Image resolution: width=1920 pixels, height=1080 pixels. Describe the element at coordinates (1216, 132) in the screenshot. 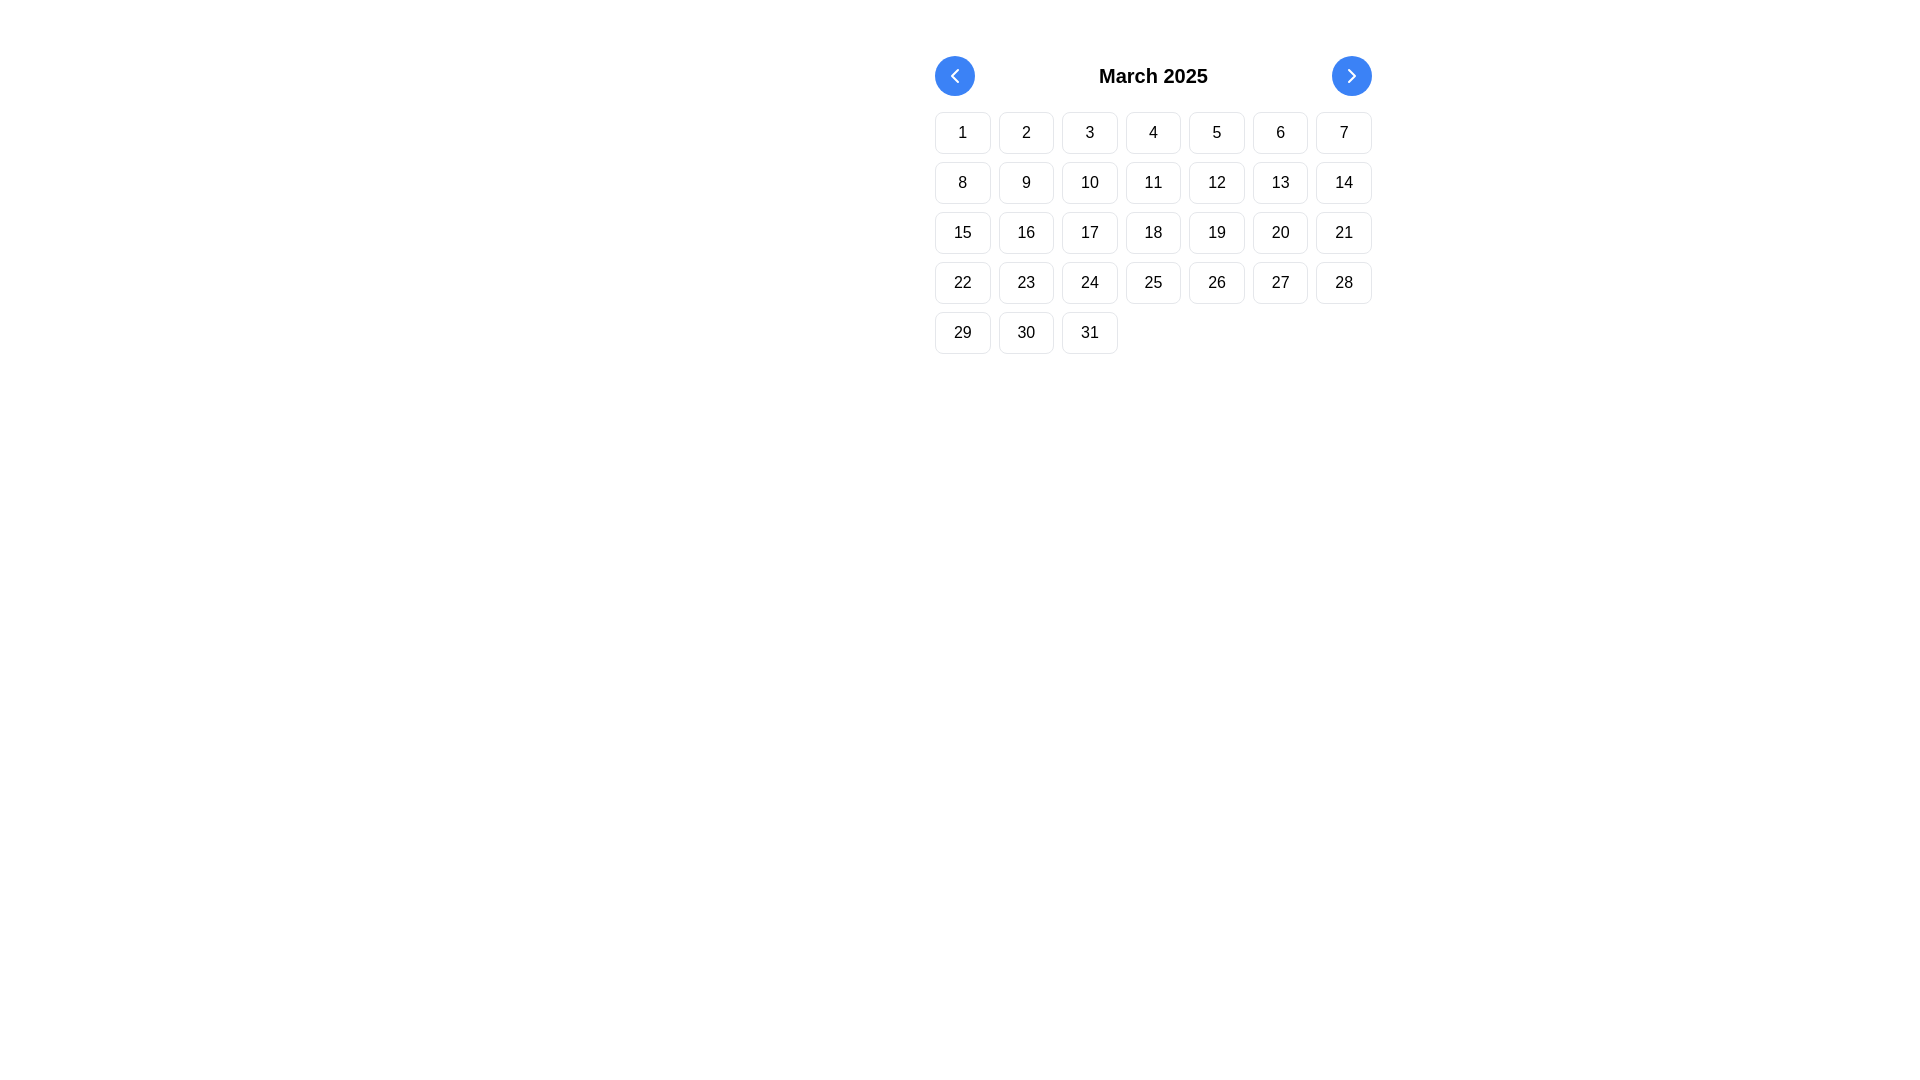

I see `the date selection button for March 5th, 2025, located in the first row of a 7-column grid, positioned between the buttons labeled '4' and '6'` at that location.